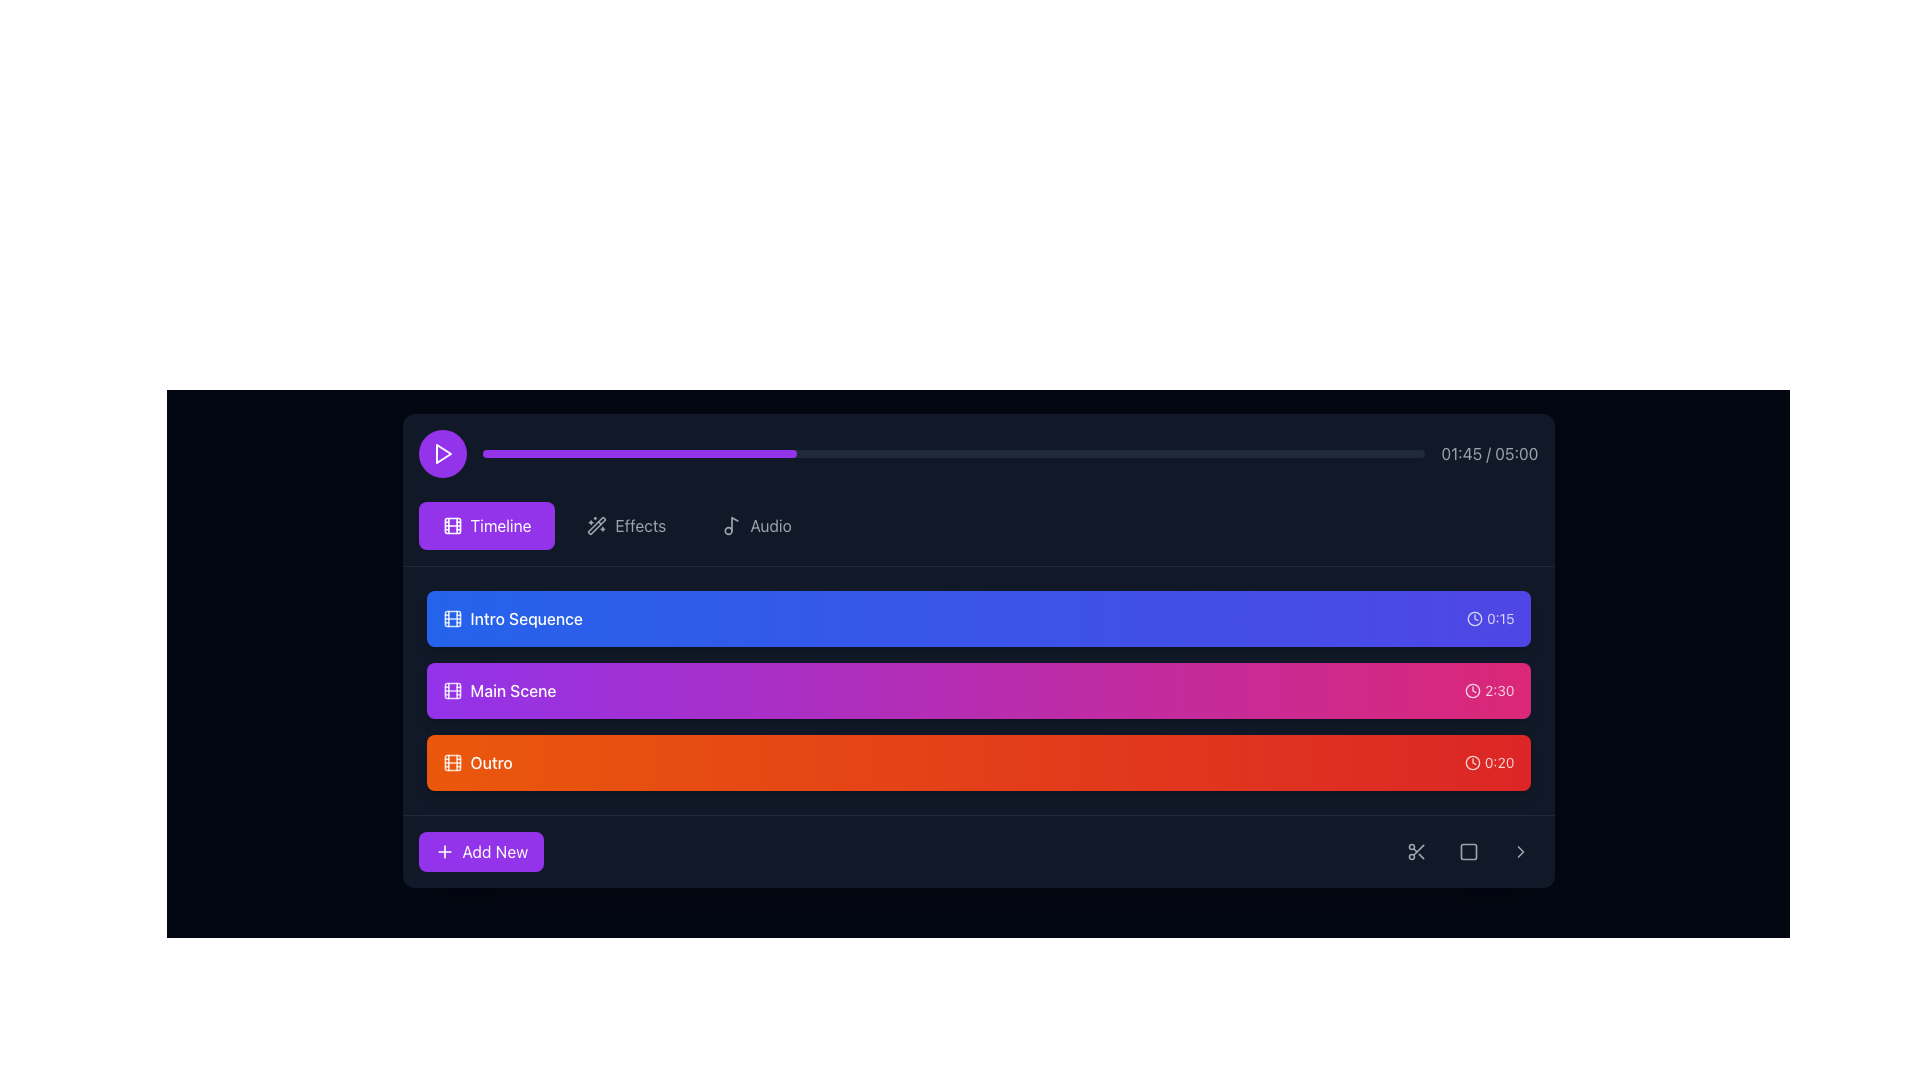 This screenshot has height=1080, width=1920. I want to click on the 'Timeline' button that contains the small purple filmstrip icon located to the left of the 'Timeline' label text, so click(451, 524).